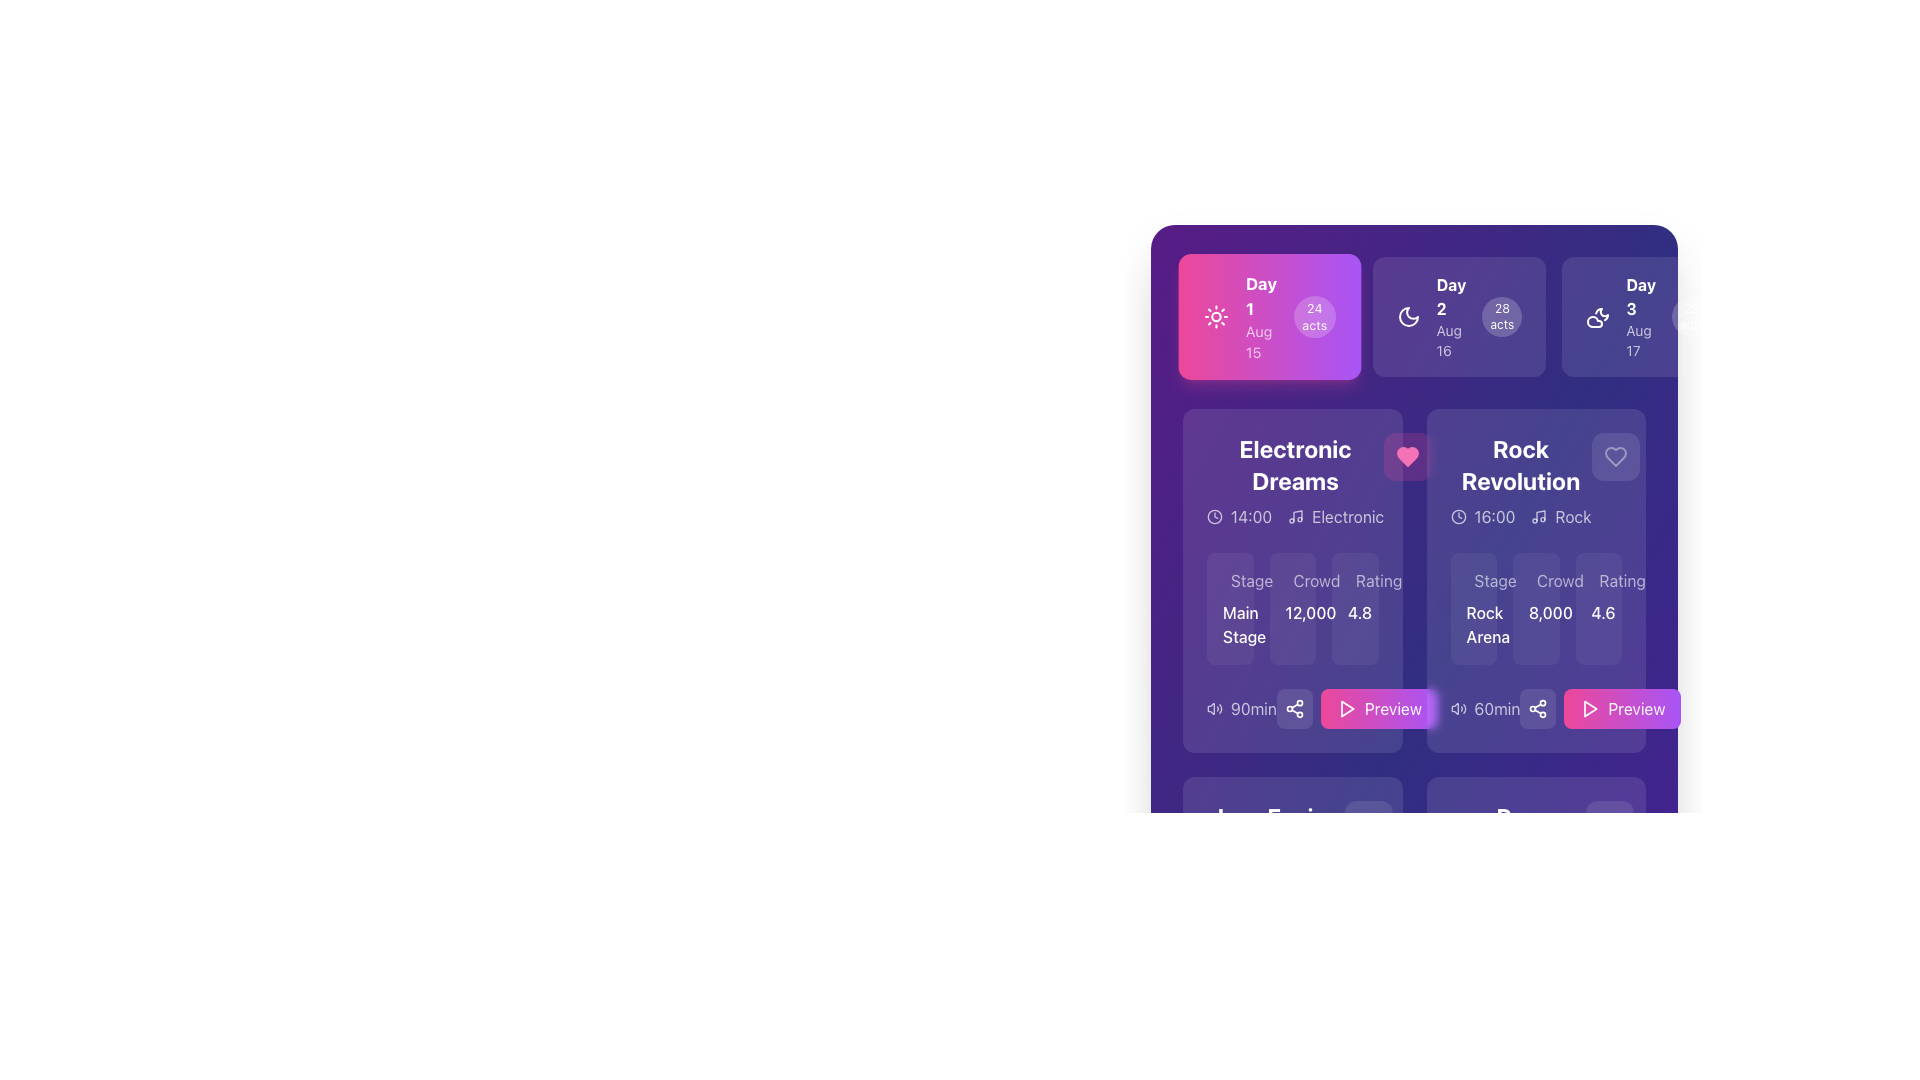 Image resolution: width=1920 pixels, height=1080 pixels. I want to click on the text label displaying the word 'Stage' which is styled in a light-colored font against a darker purple background, located in the middle-left section of a subcard under 'Electronic Dreams', so click(1251, 581).